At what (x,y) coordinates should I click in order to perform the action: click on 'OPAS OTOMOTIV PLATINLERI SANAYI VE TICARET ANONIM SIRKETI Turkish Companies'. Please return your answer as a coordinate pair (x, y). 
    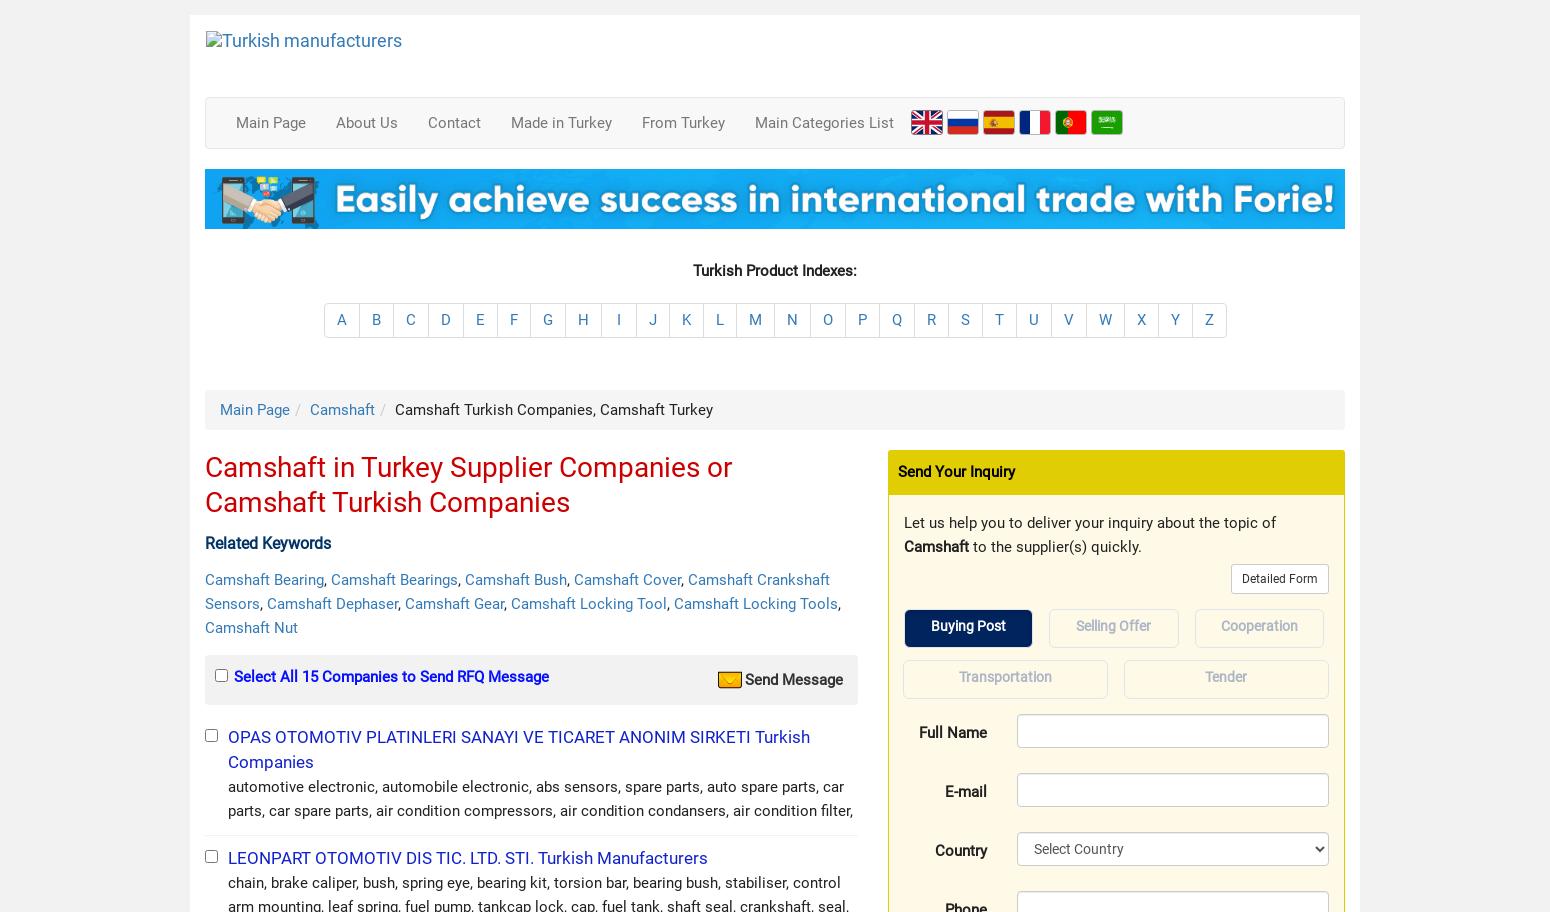
    Looking at the image, I should click on (227, 747).